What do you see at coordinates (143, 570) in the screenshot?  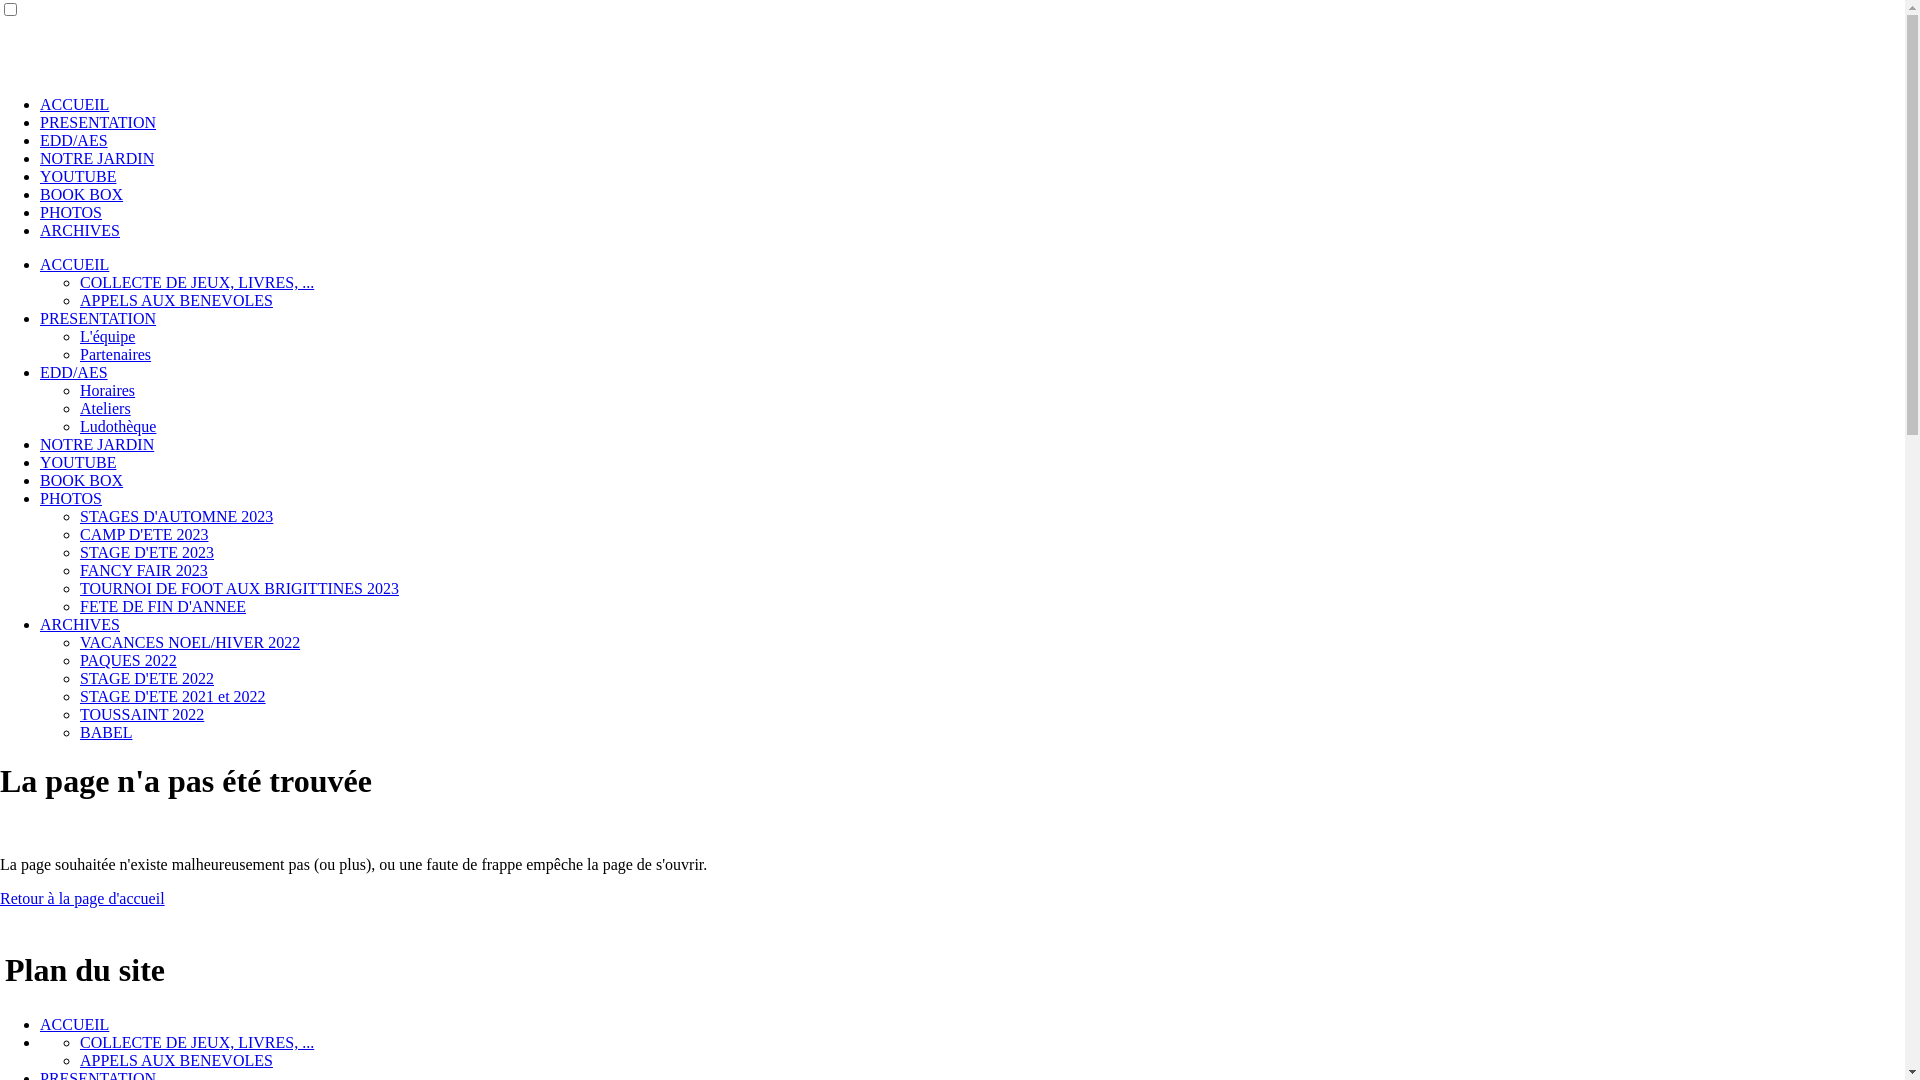 I see `'FANCY FAIR 2023'` at bounding box center [143, 570].